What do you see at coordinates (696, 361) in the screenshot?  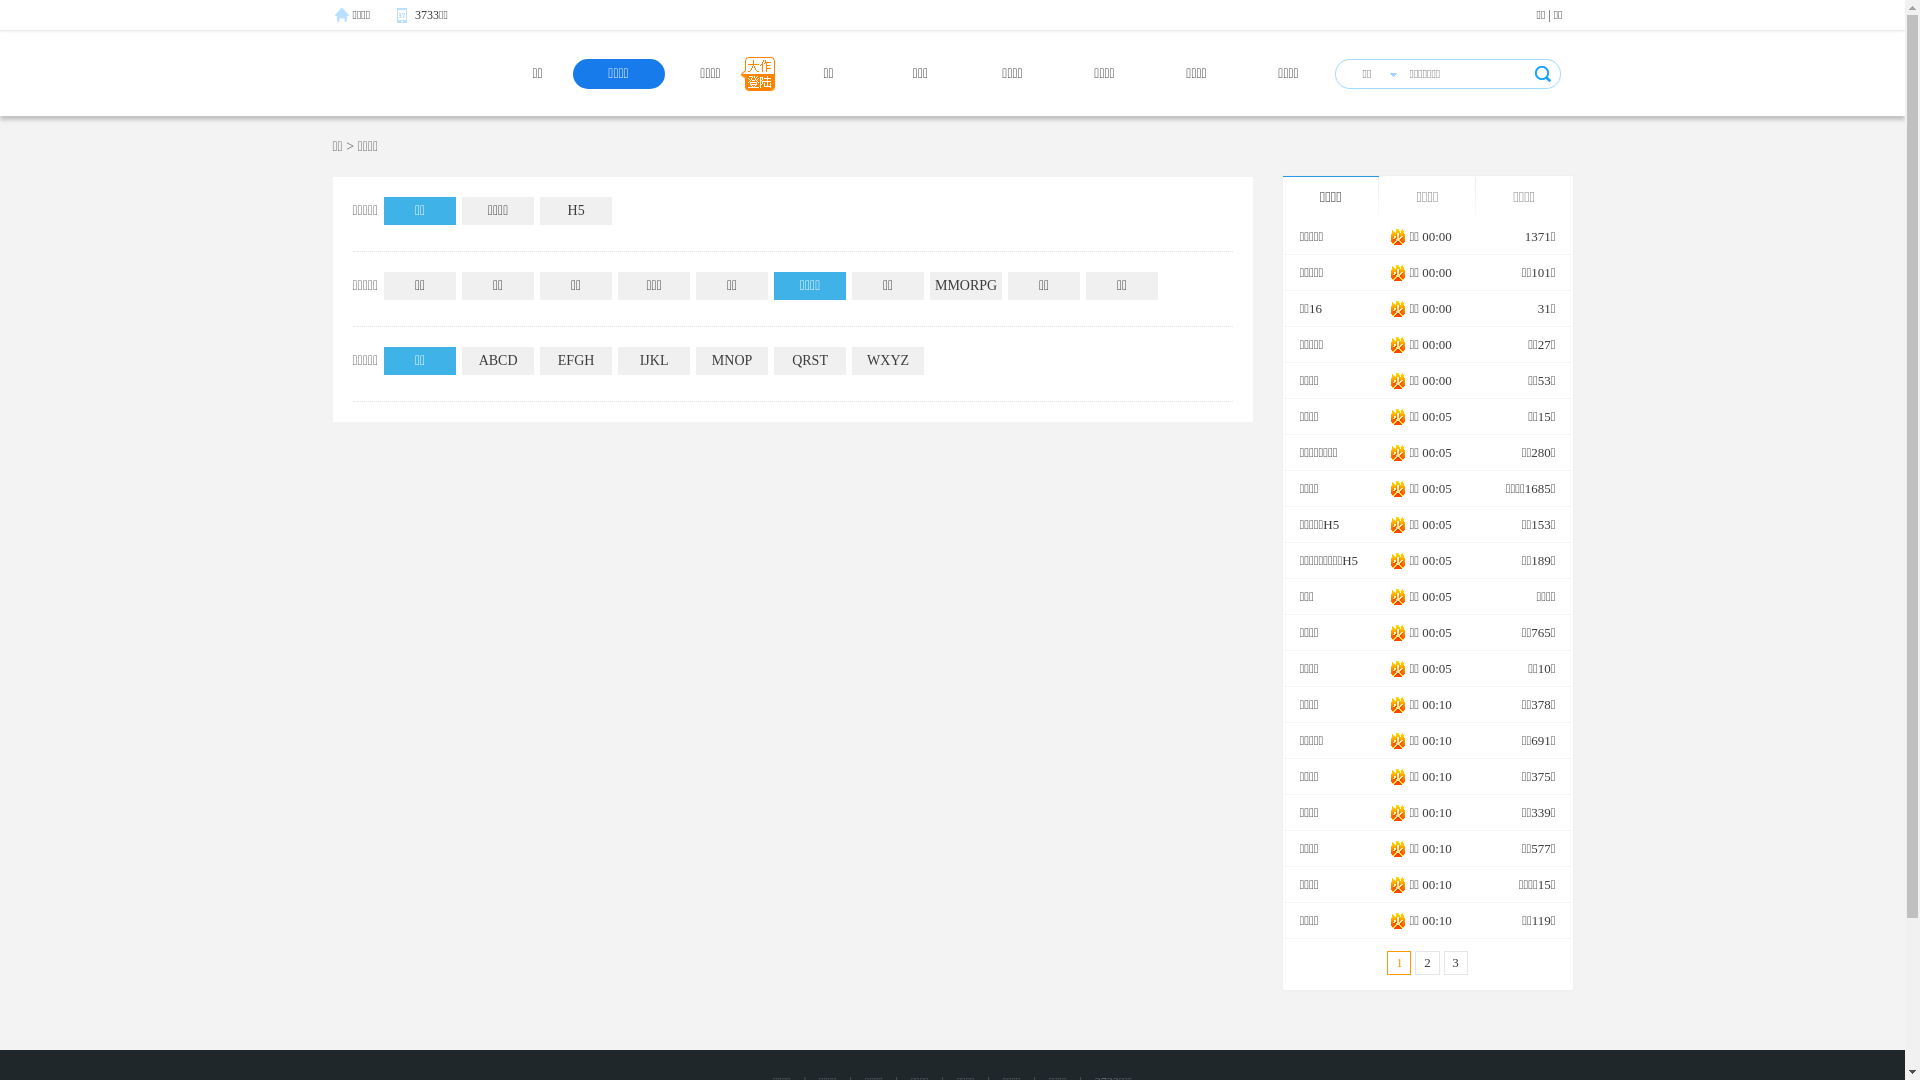 I see `'MNOP'` at bounding box center [696, 361].